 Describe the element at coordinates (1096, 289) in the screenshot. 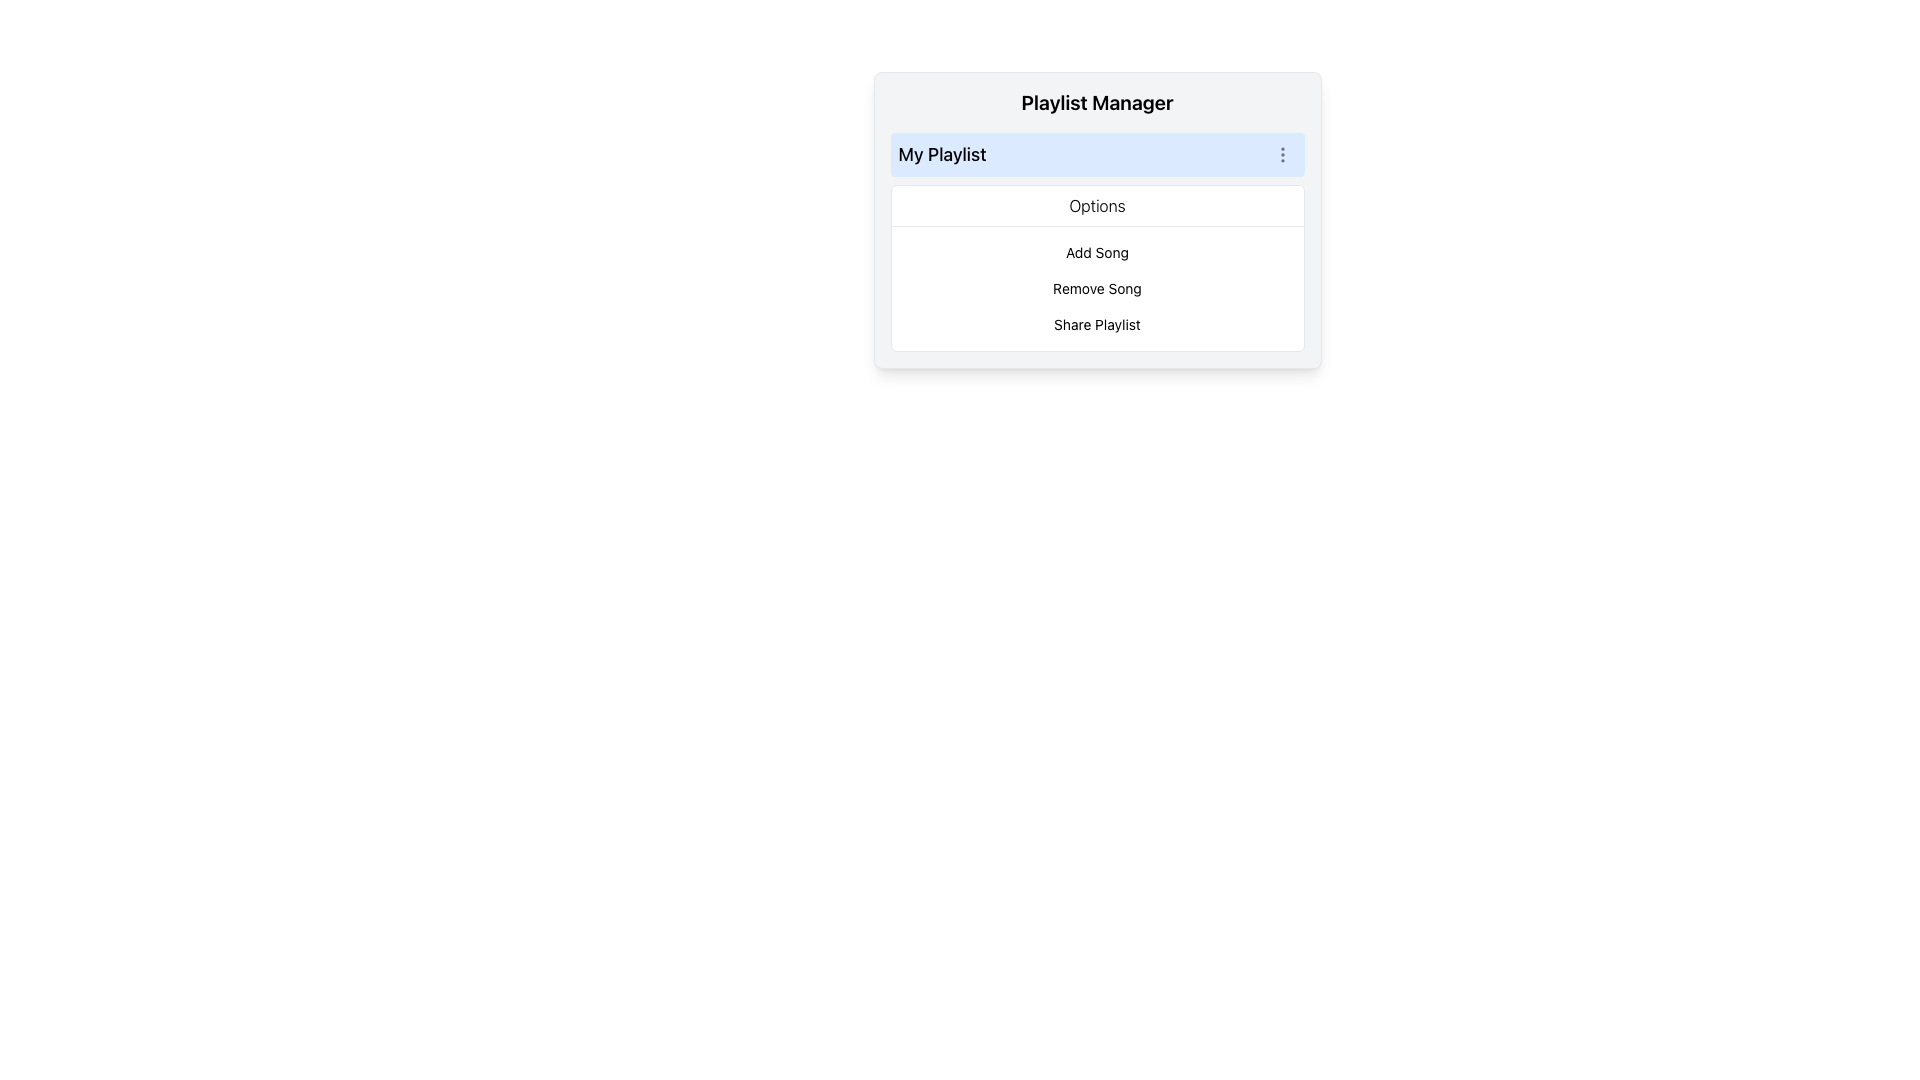

I see `the 'Remove Song' option in the vertical list under the 'Options' header in the 'Playlist Manager' card` at that location.